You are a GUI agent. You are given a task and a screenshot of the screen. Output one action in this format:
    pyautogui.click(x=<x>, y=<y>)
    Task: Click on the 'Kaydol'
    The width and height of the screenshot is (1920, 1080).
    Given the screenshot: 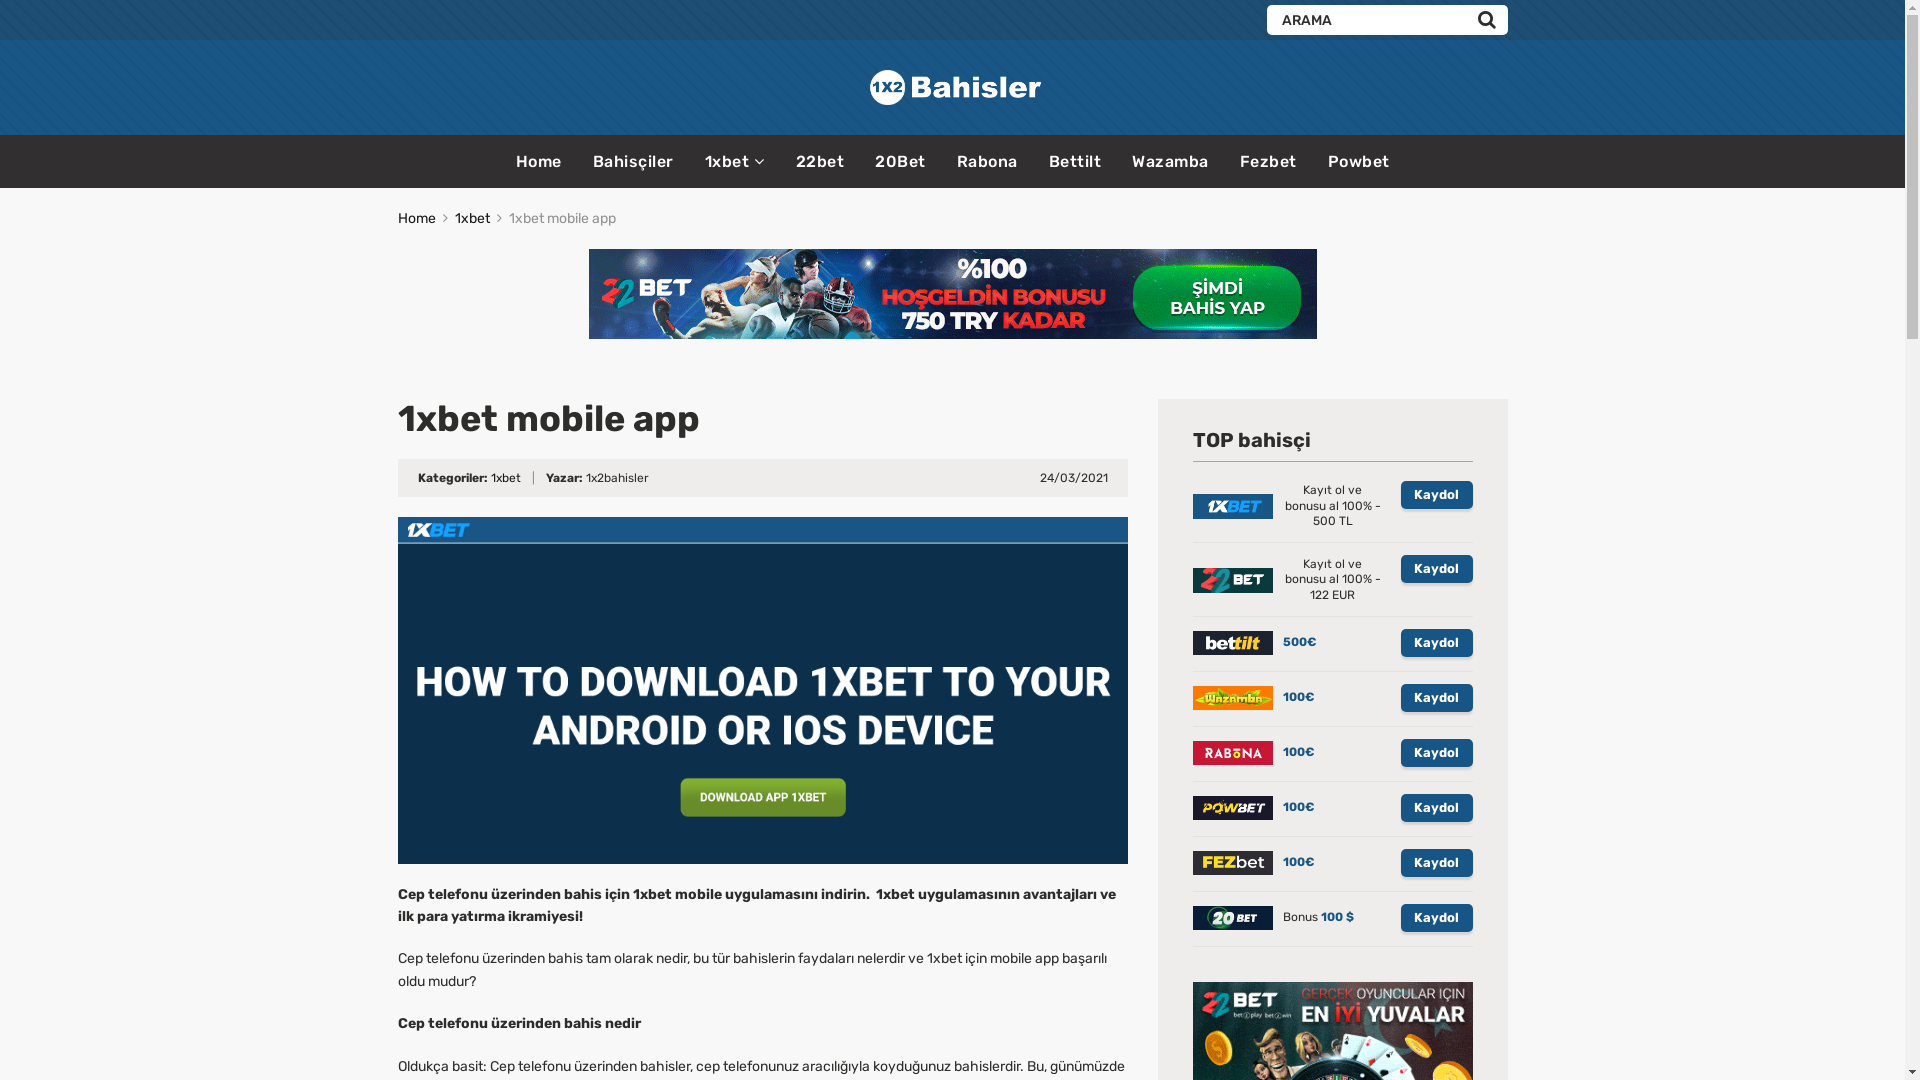 What is the action you would take?
    pyautogui.click(x=1399, y=806)
    